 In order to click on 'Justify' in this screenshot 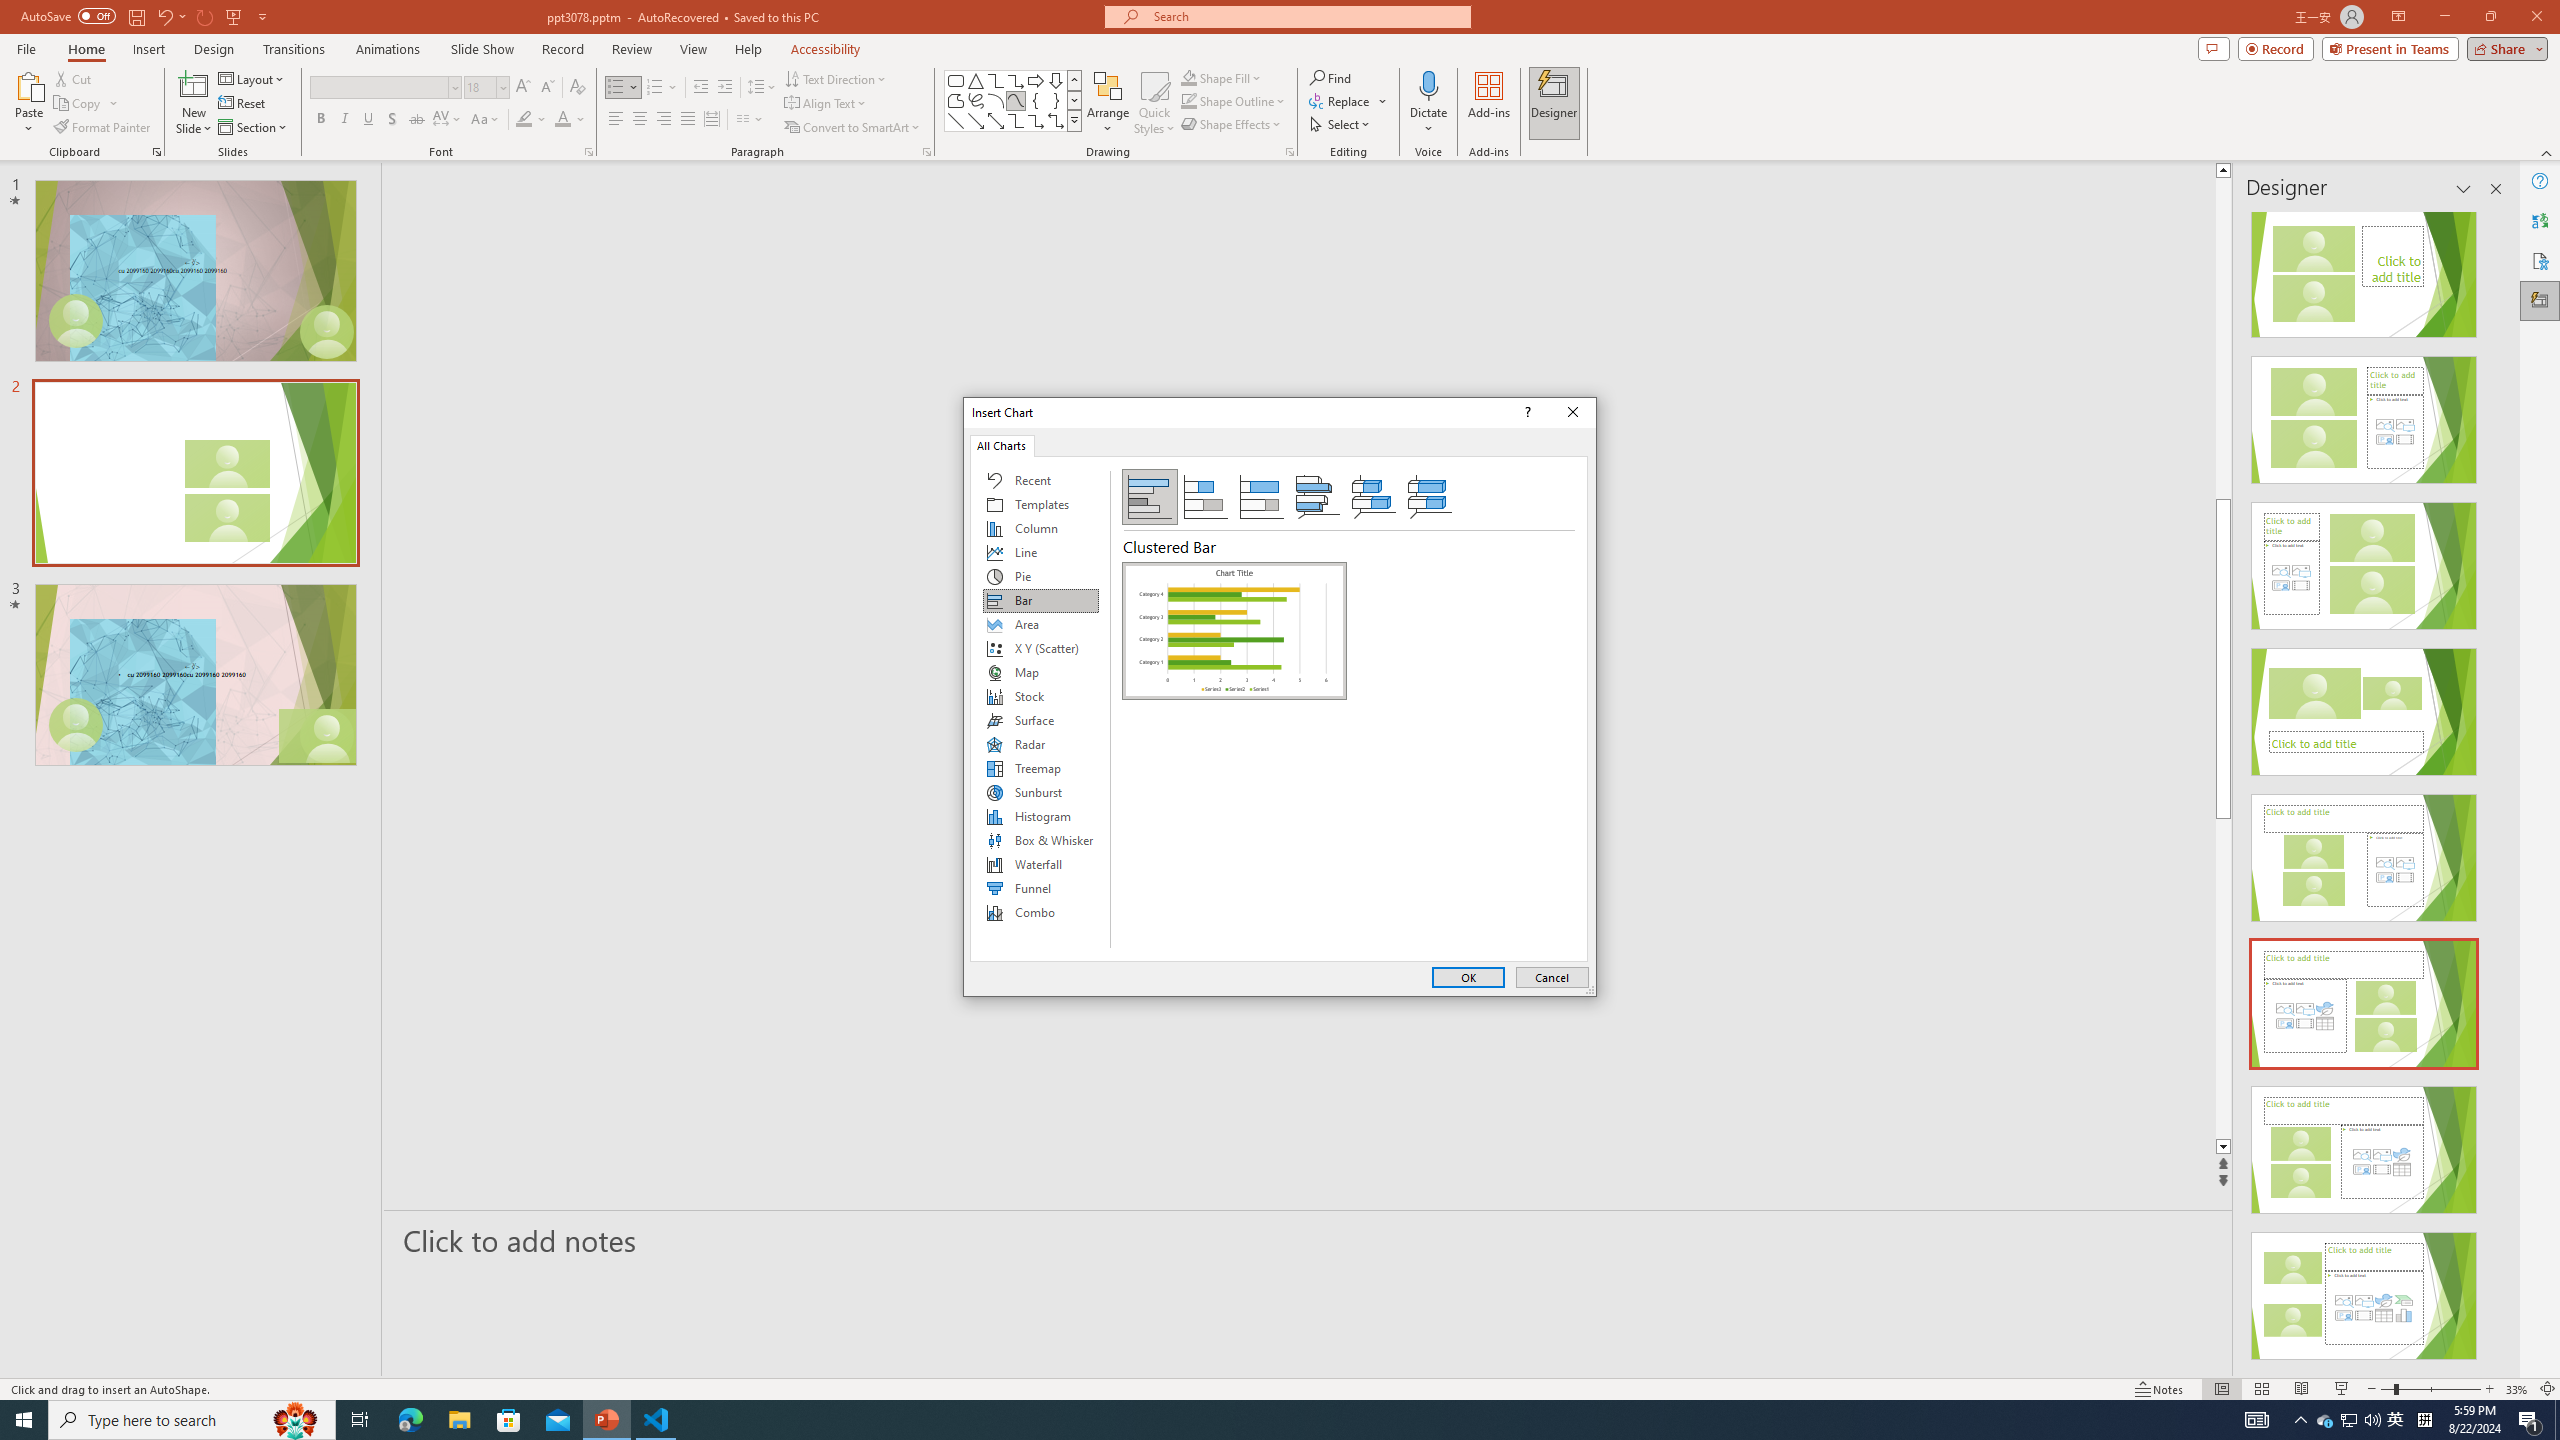, I will do `click(686, 118)`.